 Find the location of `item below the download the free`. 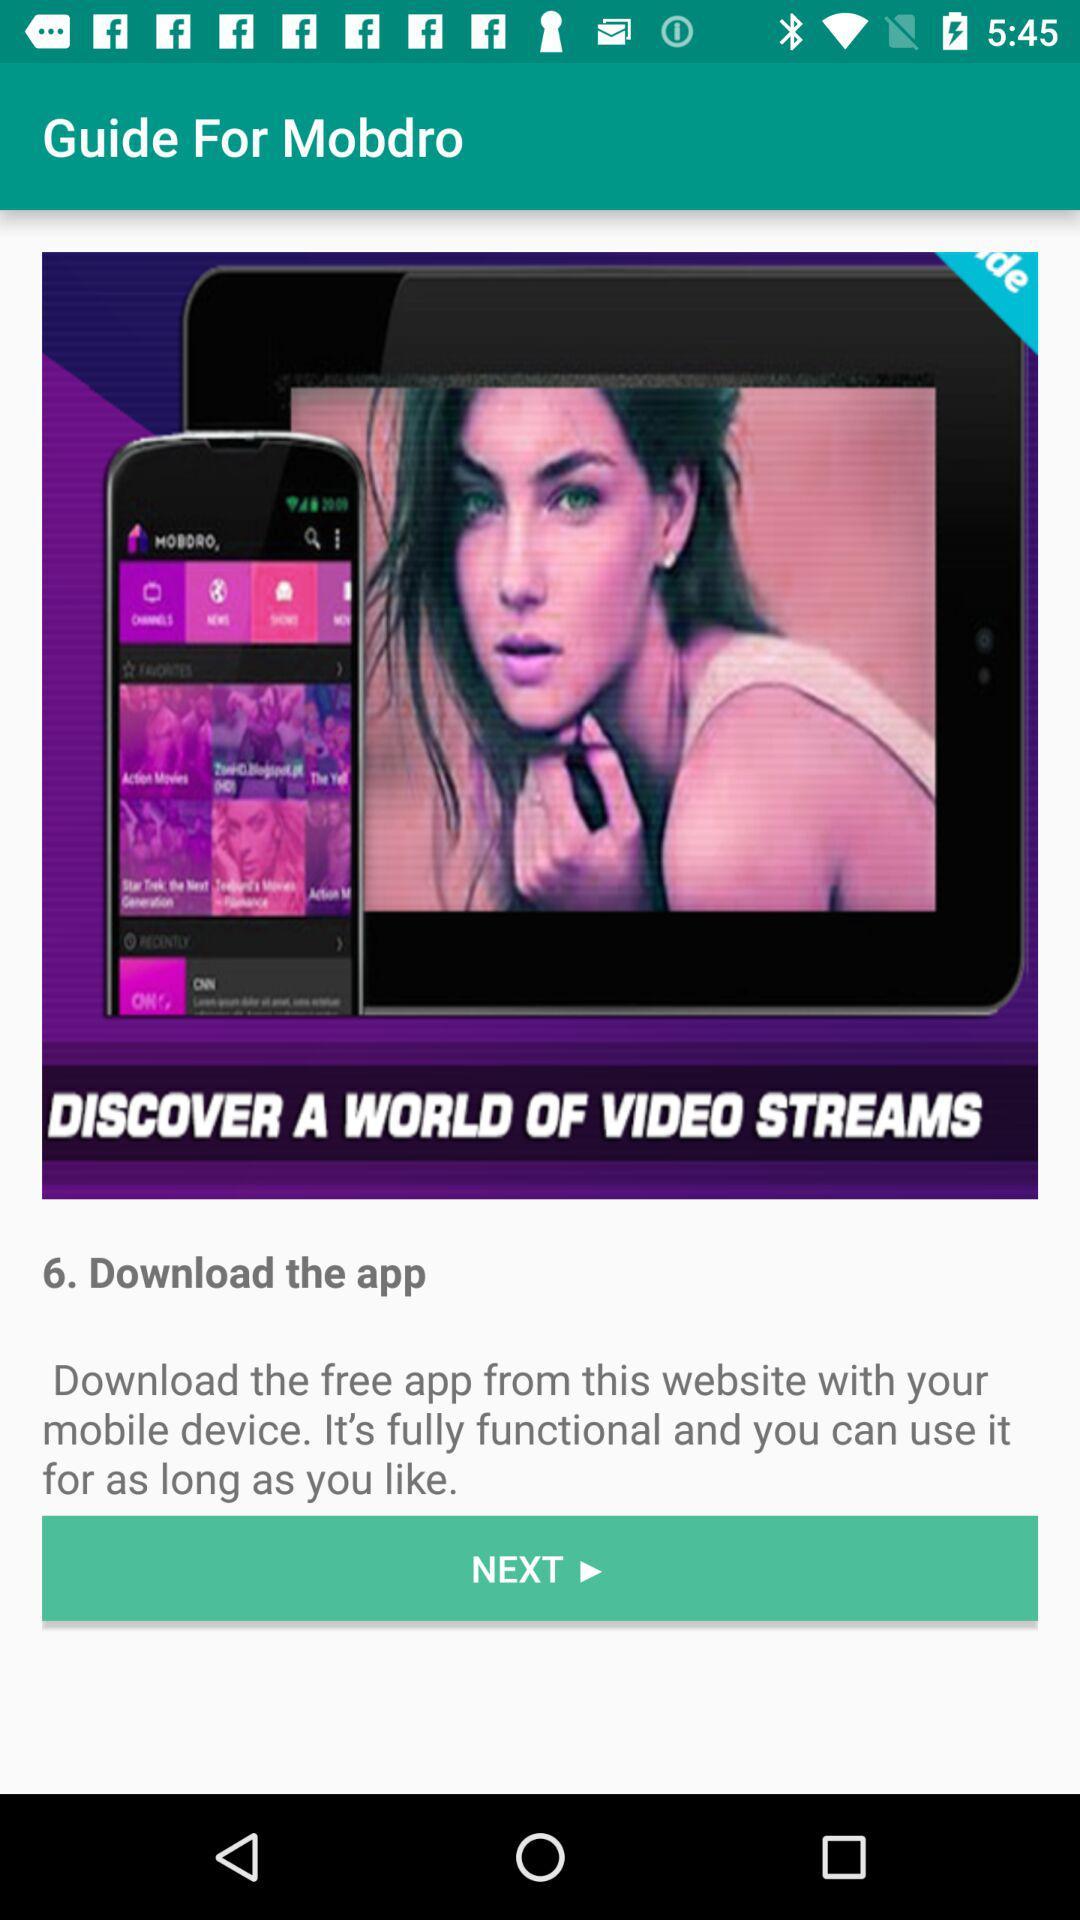

item below the download the free is located at coordinates (540, 1567).